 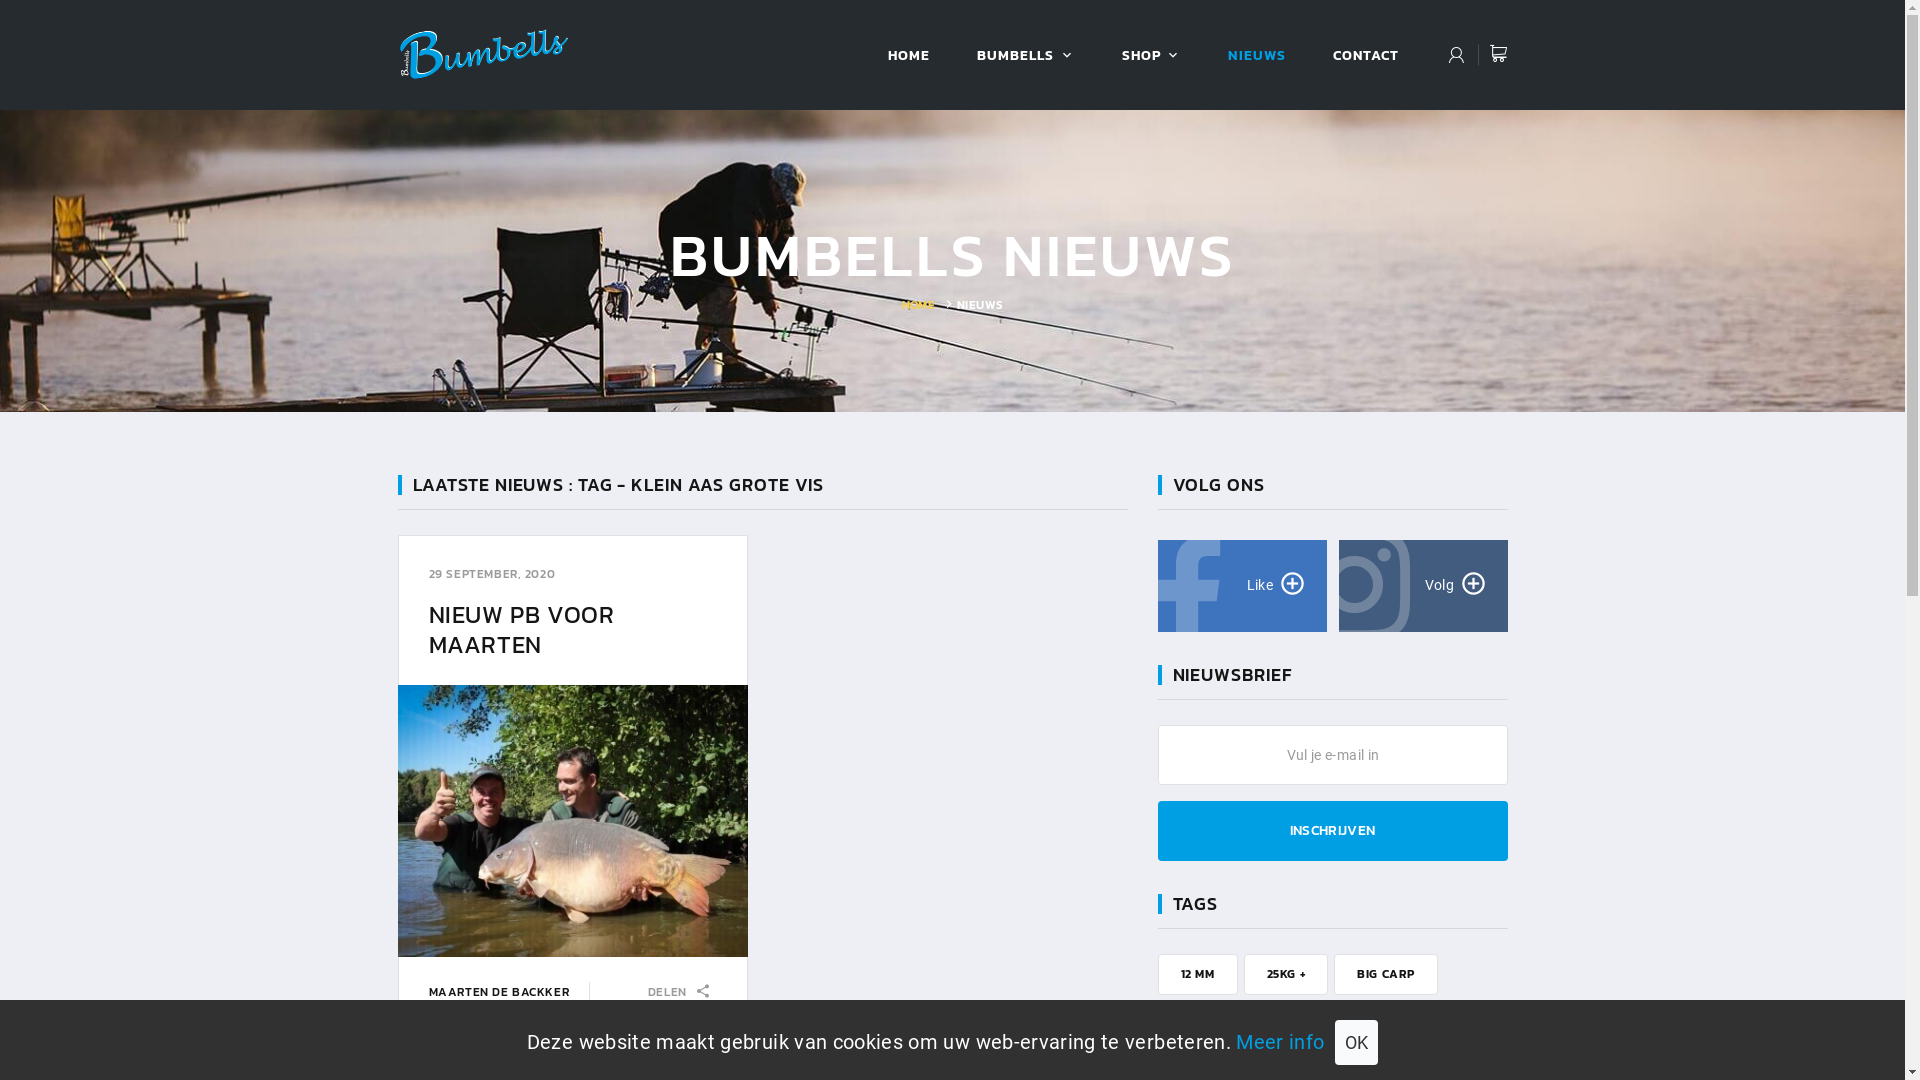 I want to click on 'Login', so click(x=1456, y=56).